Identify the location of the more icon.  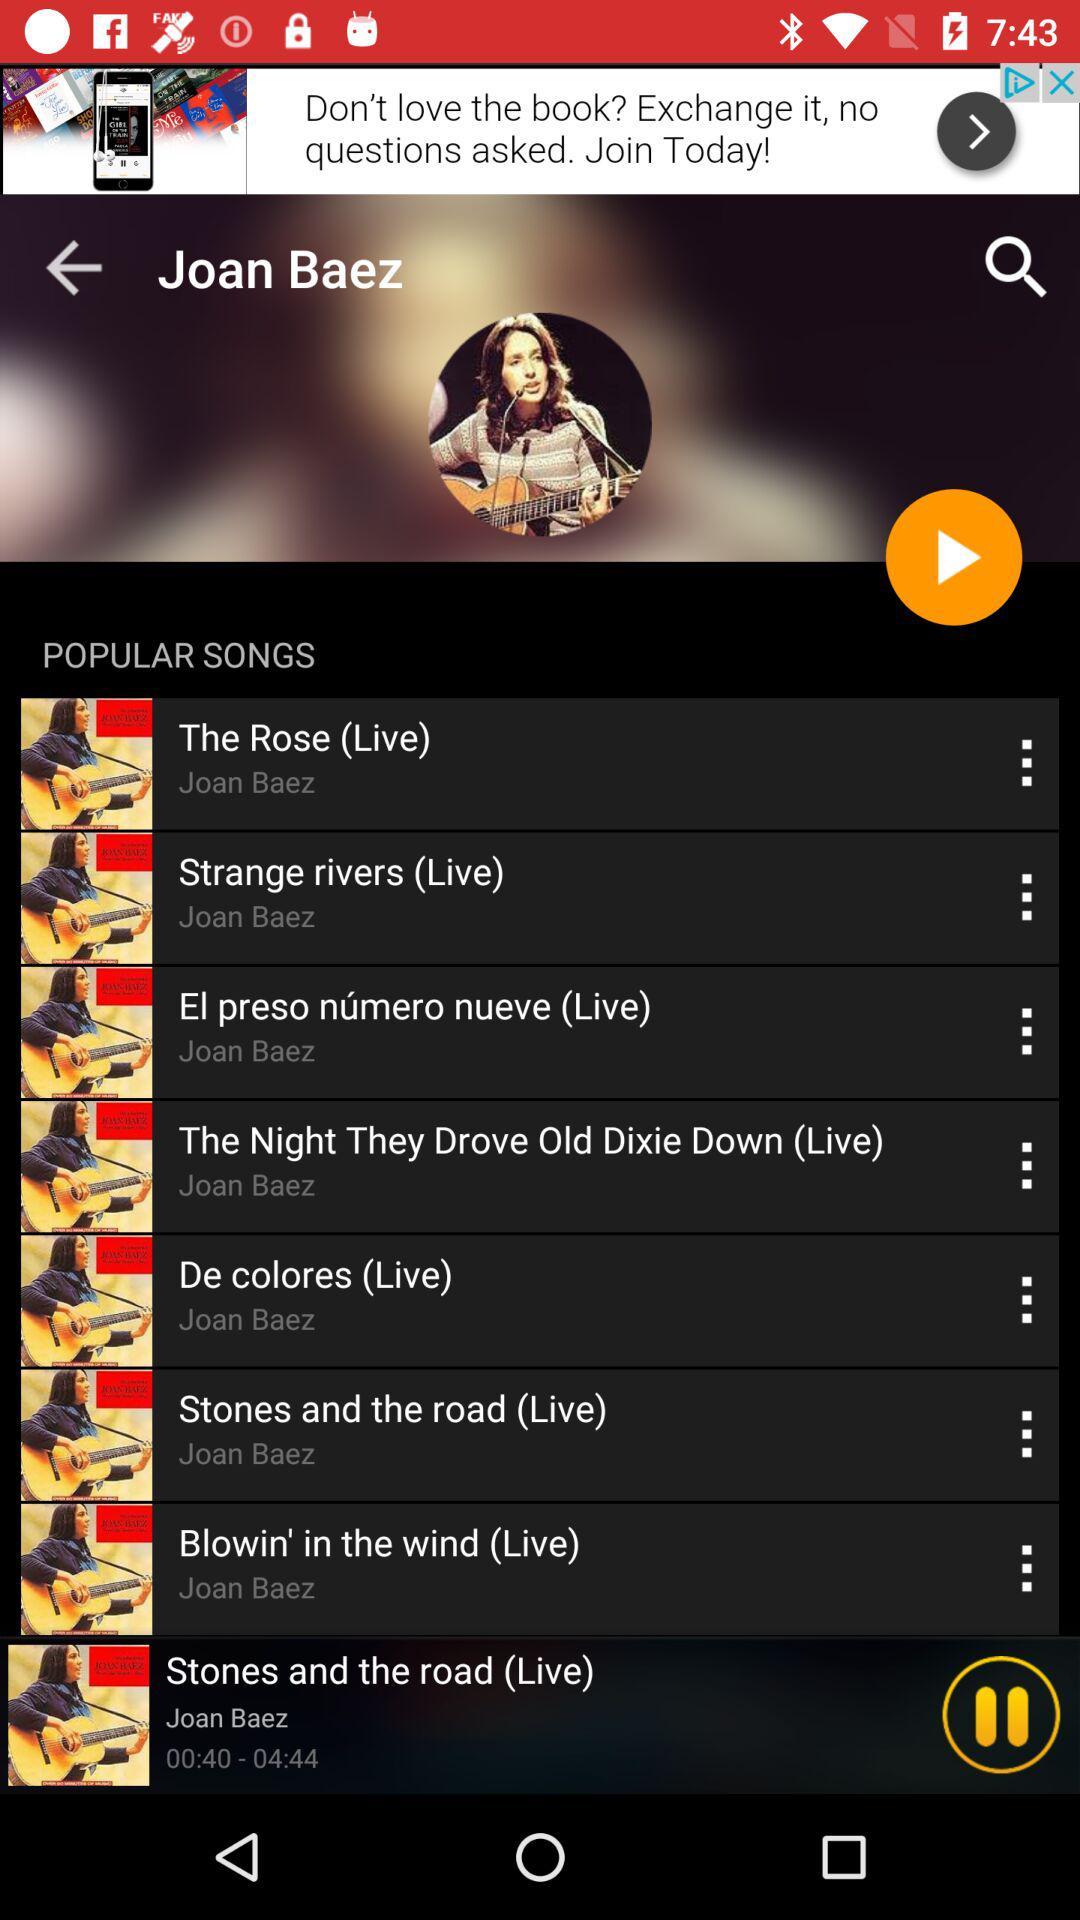
(1027, 1032).